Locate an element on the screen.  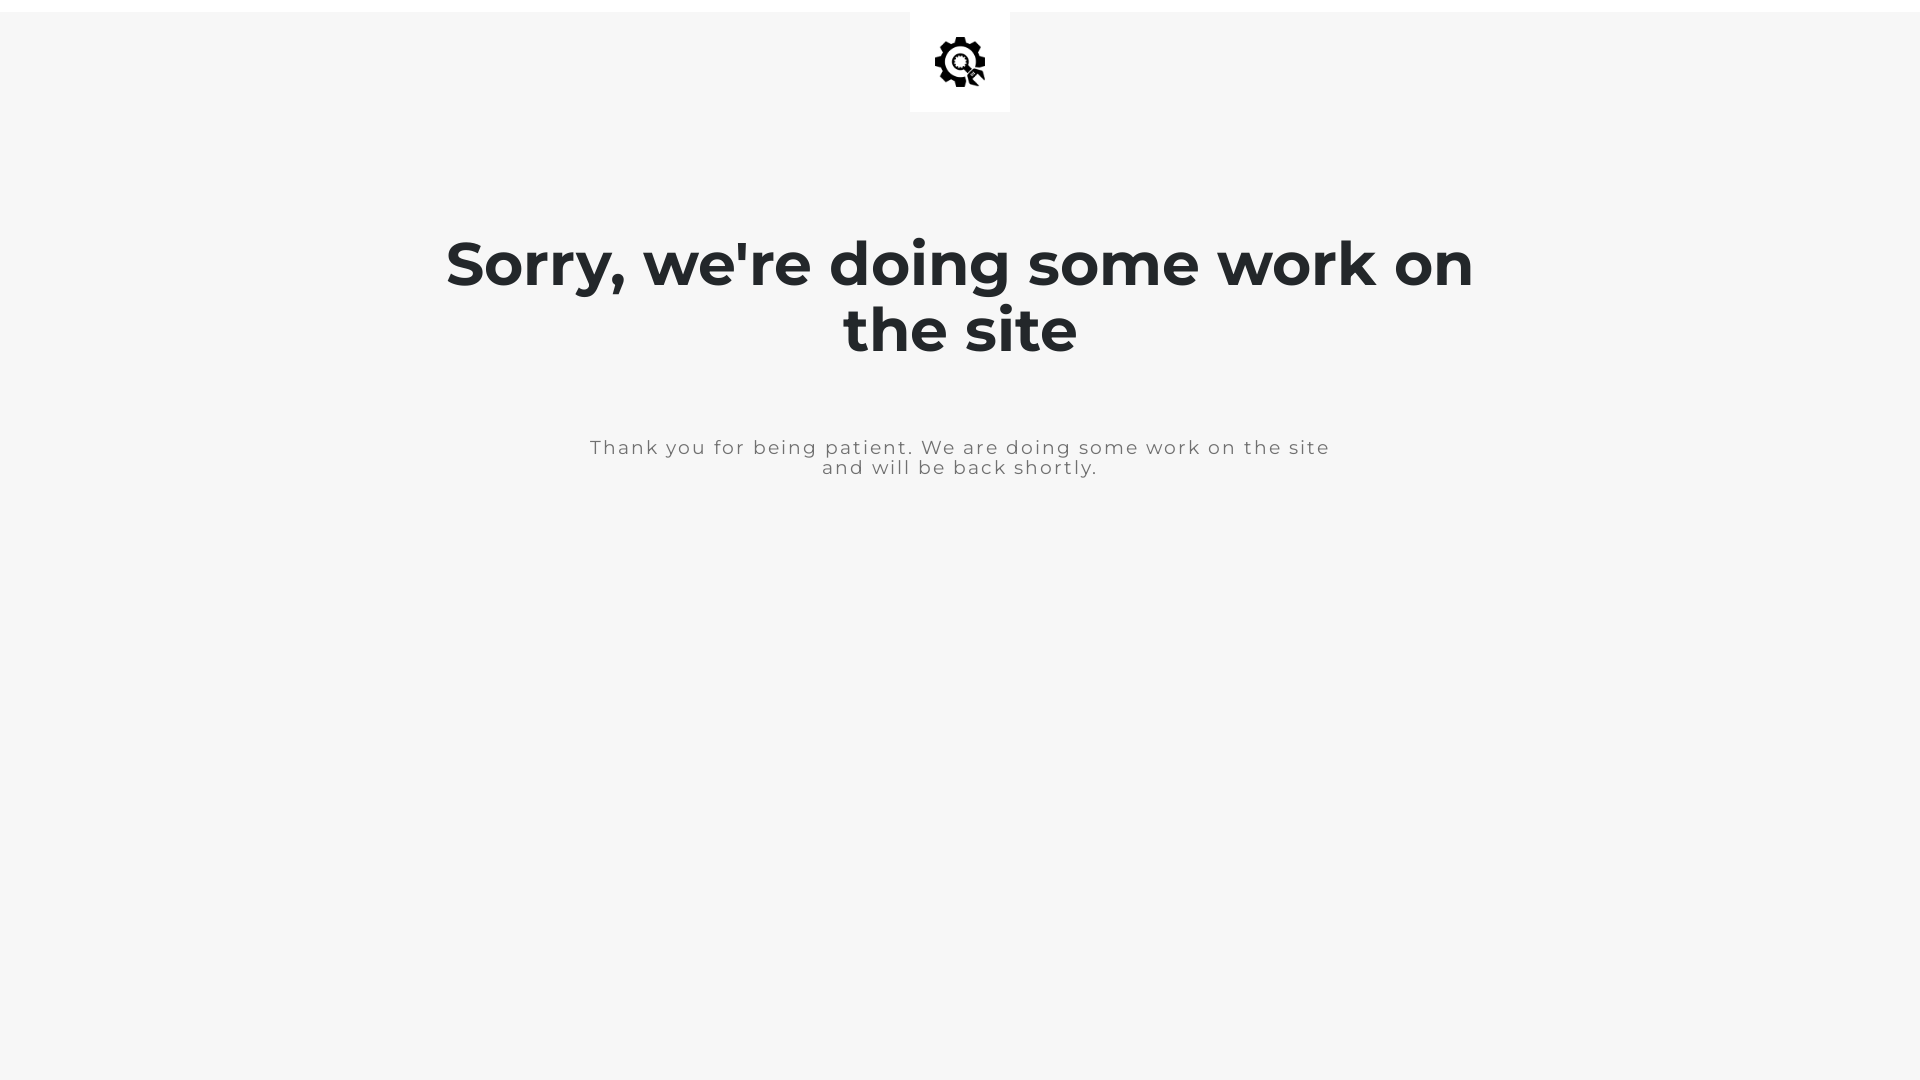
'Site is Under Construction' is located at coordinates (960, 60).